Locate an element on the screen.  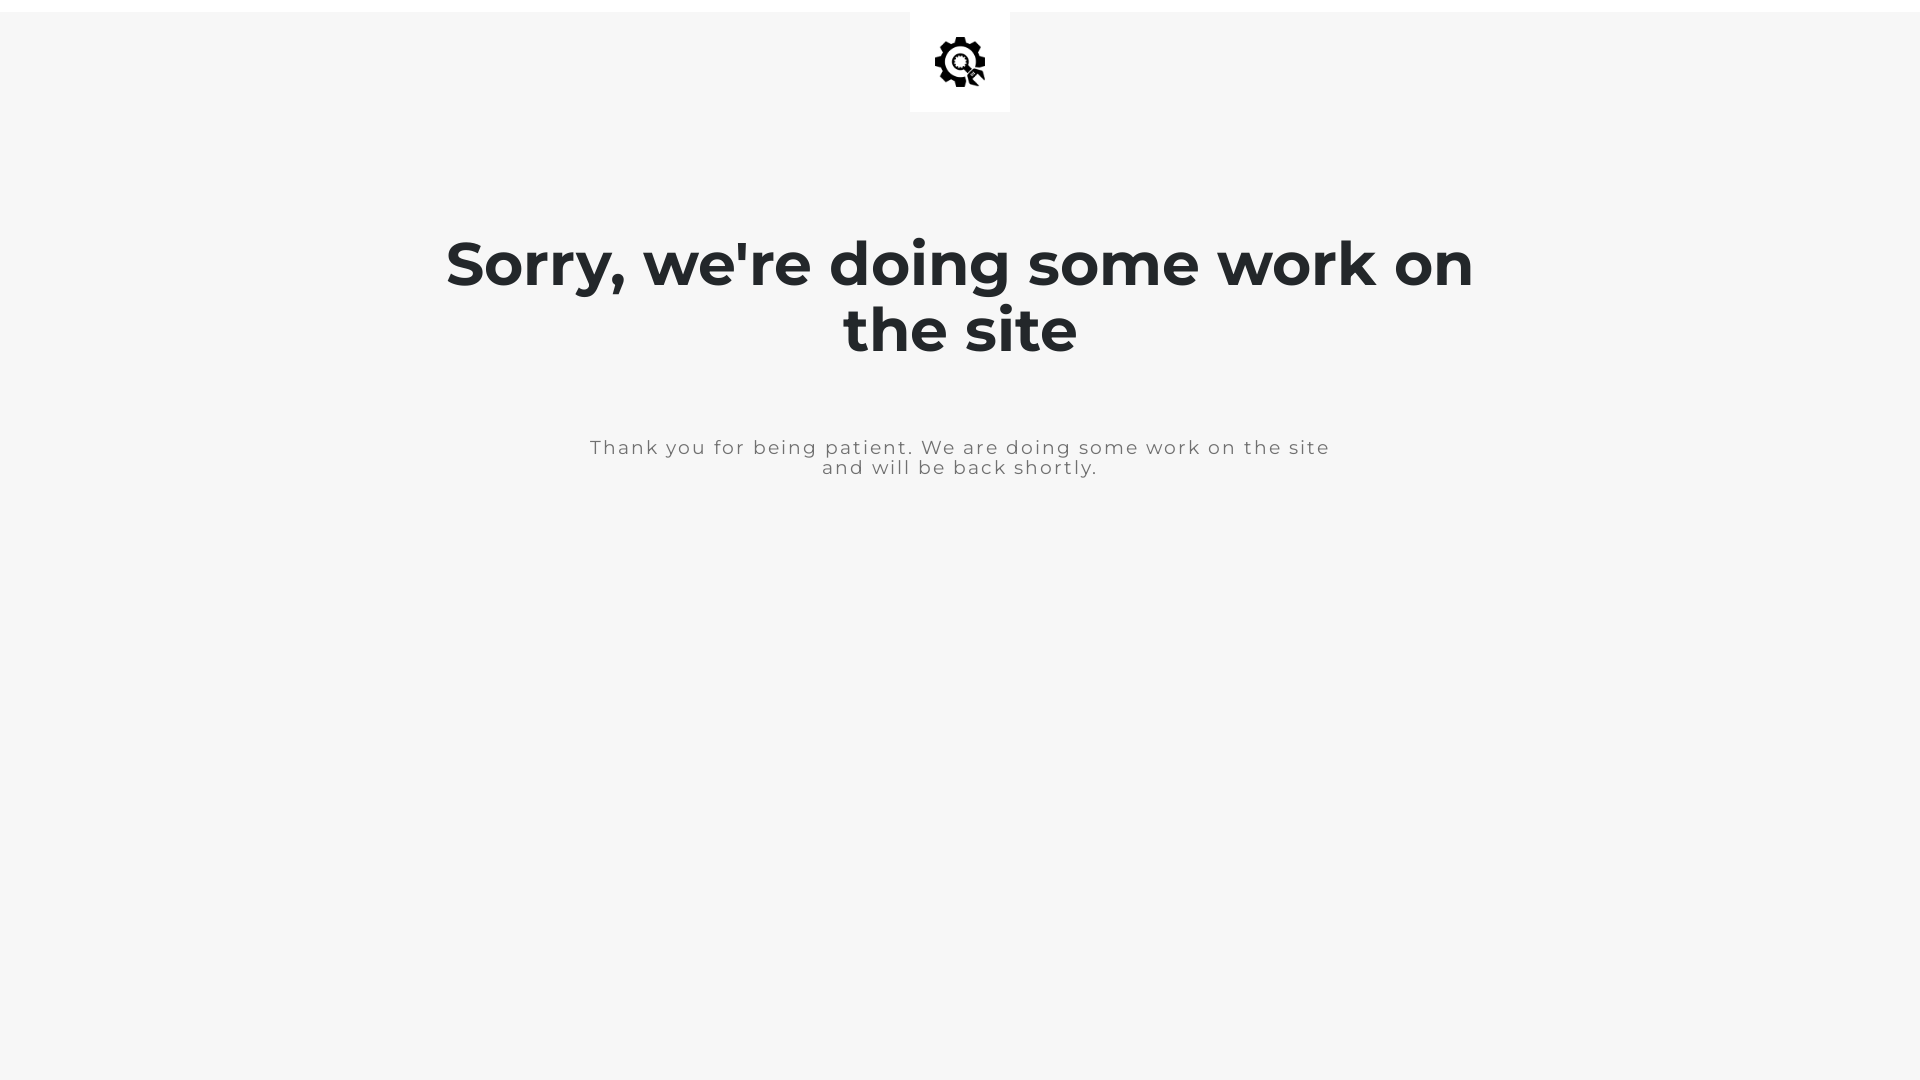
'Site is Under Construction' is located at coordinates (960, 60).